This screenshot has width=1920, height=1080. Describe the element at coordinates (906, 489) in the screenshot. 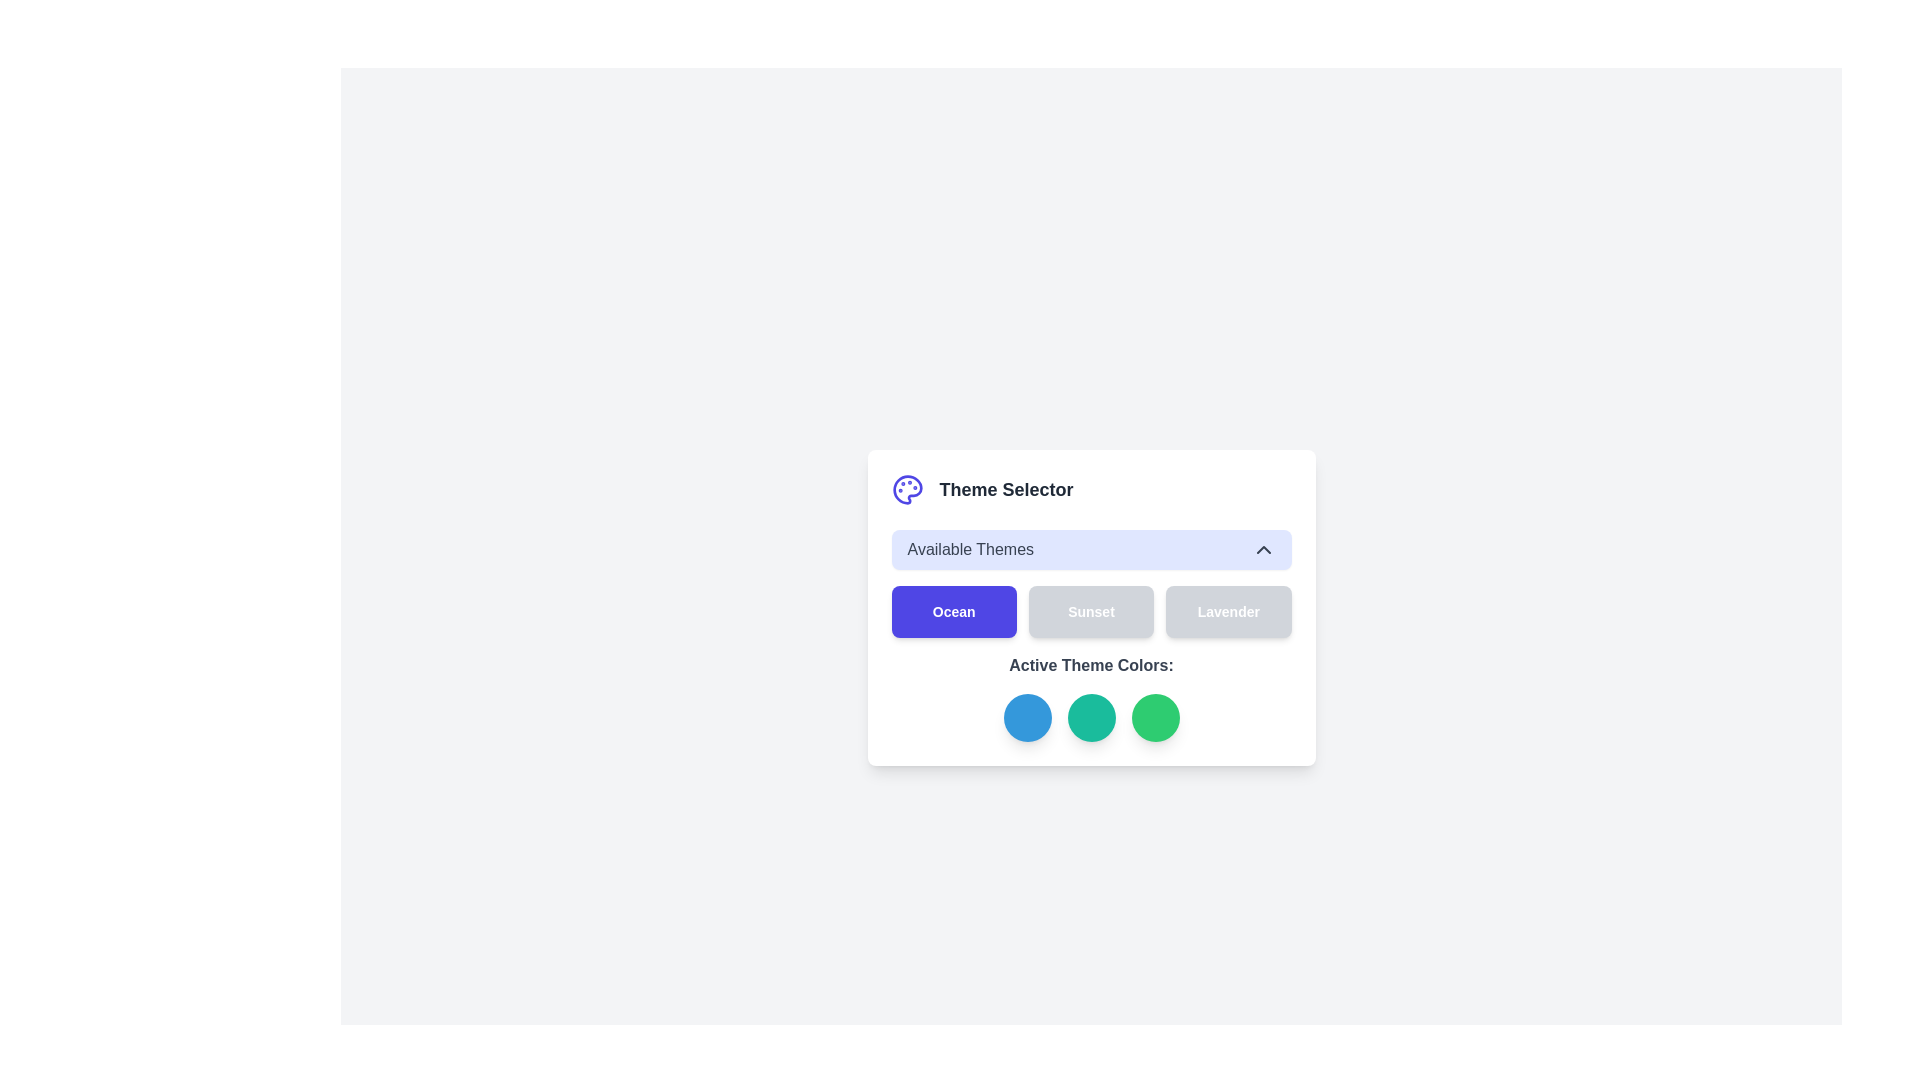

I see `the painter's palette icon, which is styled with a purple hue and located in the top left corner of the card labeled 'Theme Selector'` at that location.